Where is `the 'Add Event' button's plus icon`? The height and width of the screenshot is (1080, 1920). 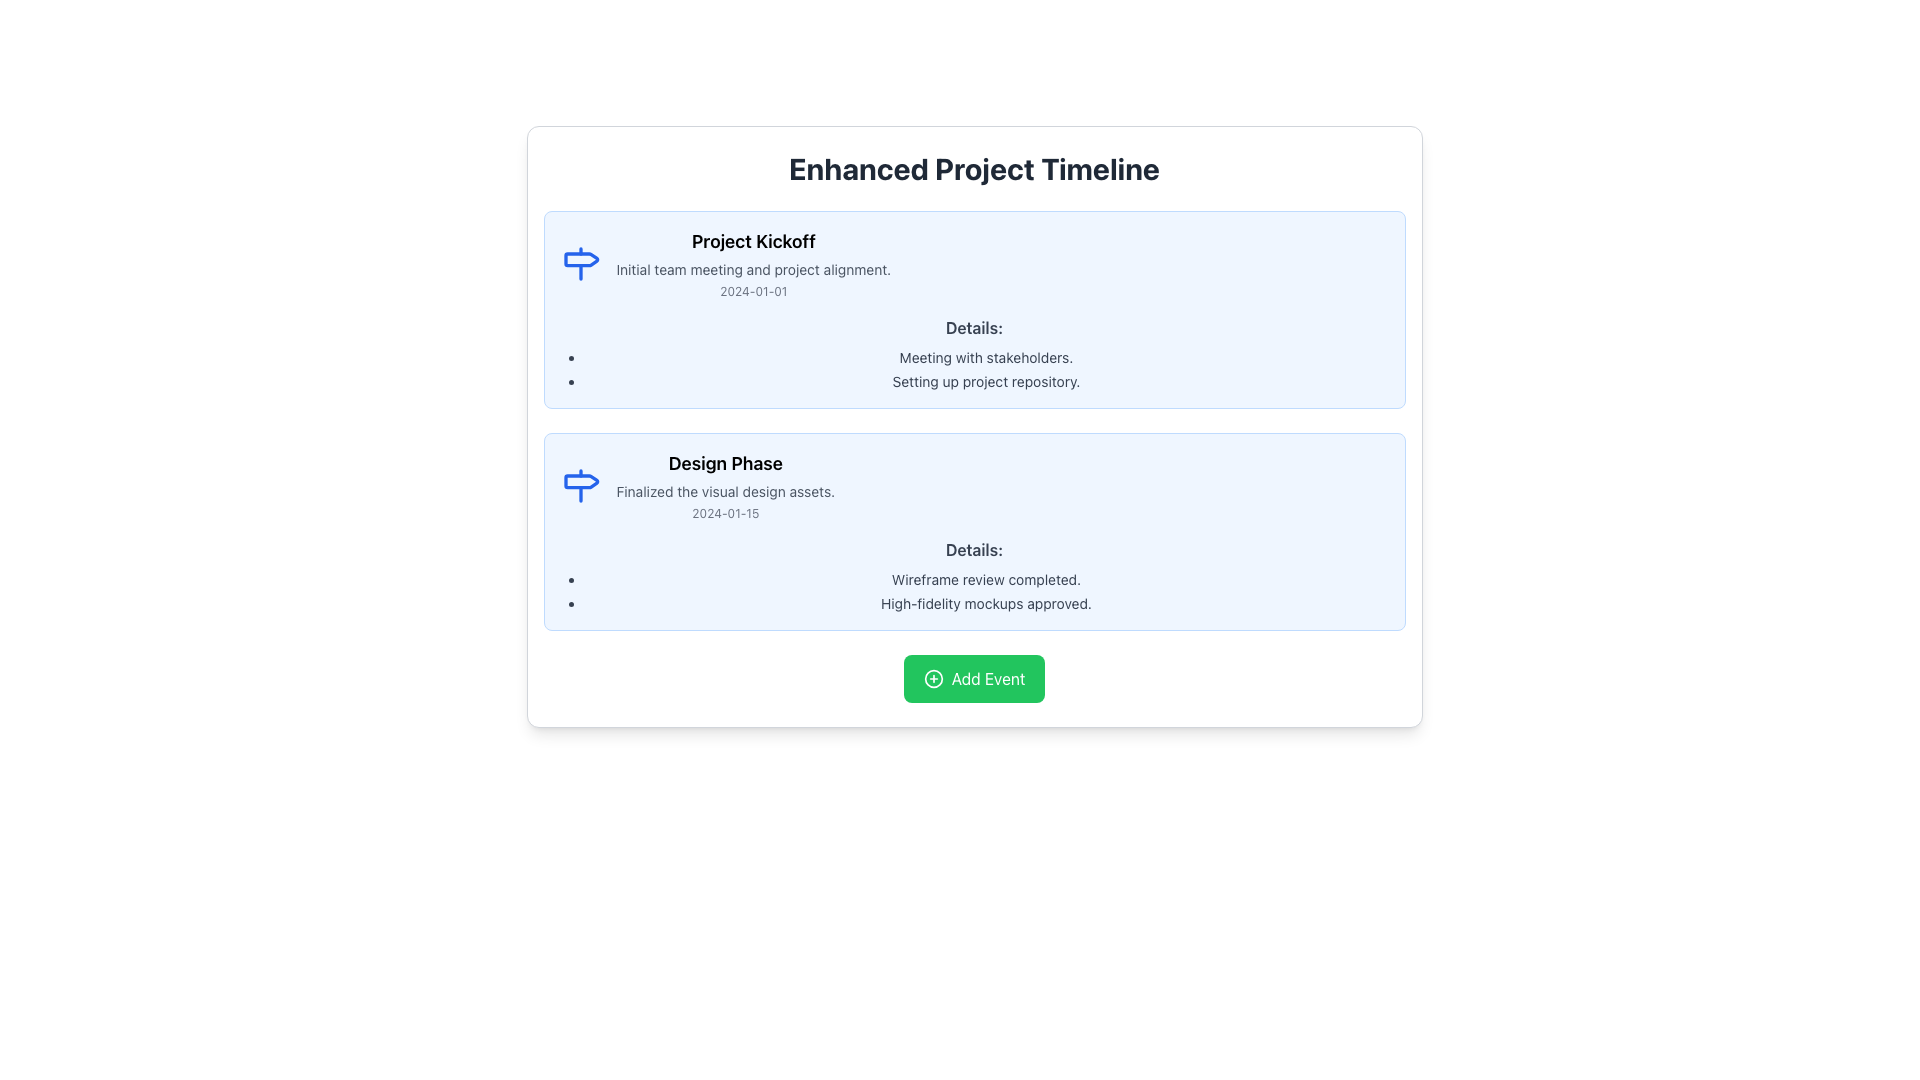
the 'Add Event' button's plus icon is located at coordinates (932, 677).